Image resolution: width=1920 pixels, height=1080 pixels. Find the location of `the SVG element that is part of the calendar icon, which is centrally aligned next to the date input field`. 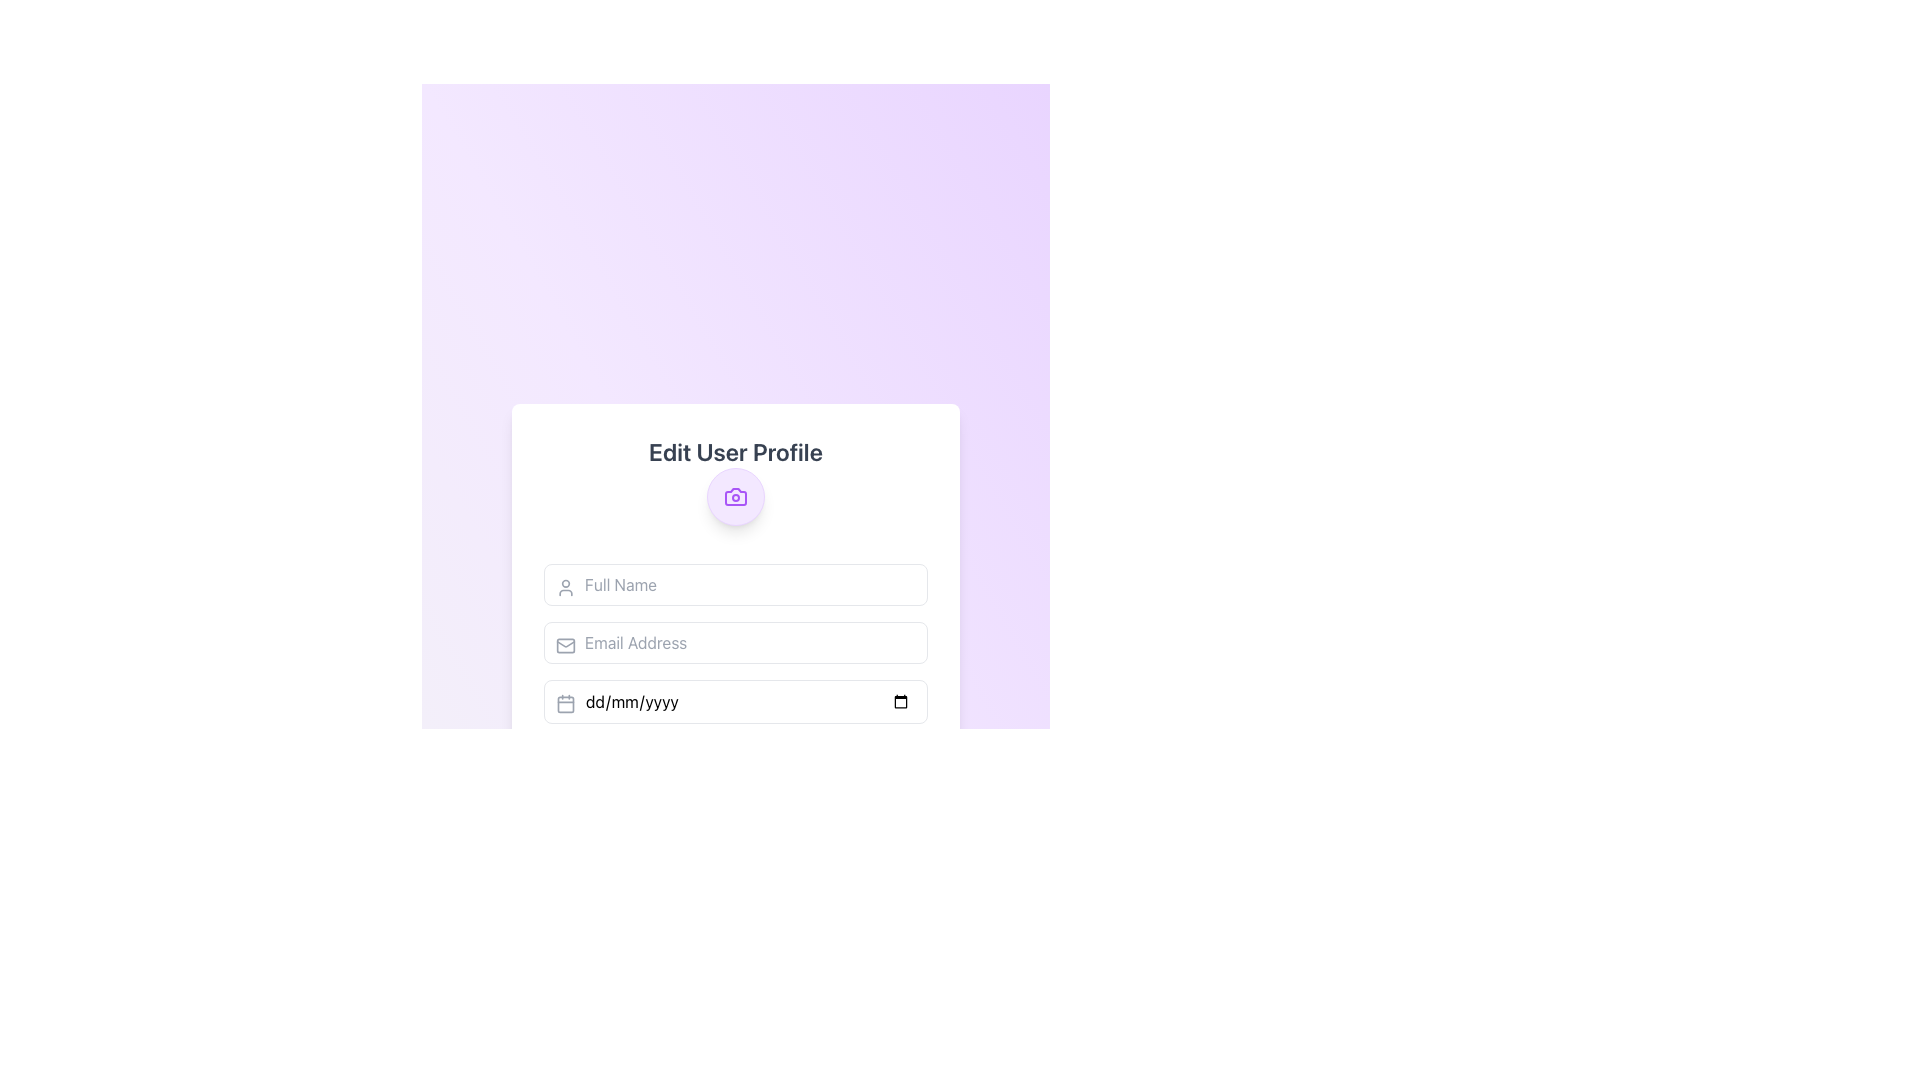

the SVG element that is part of the calendar icon, which is centrally aligned next to the date input field is located at coordinates (565, 703).